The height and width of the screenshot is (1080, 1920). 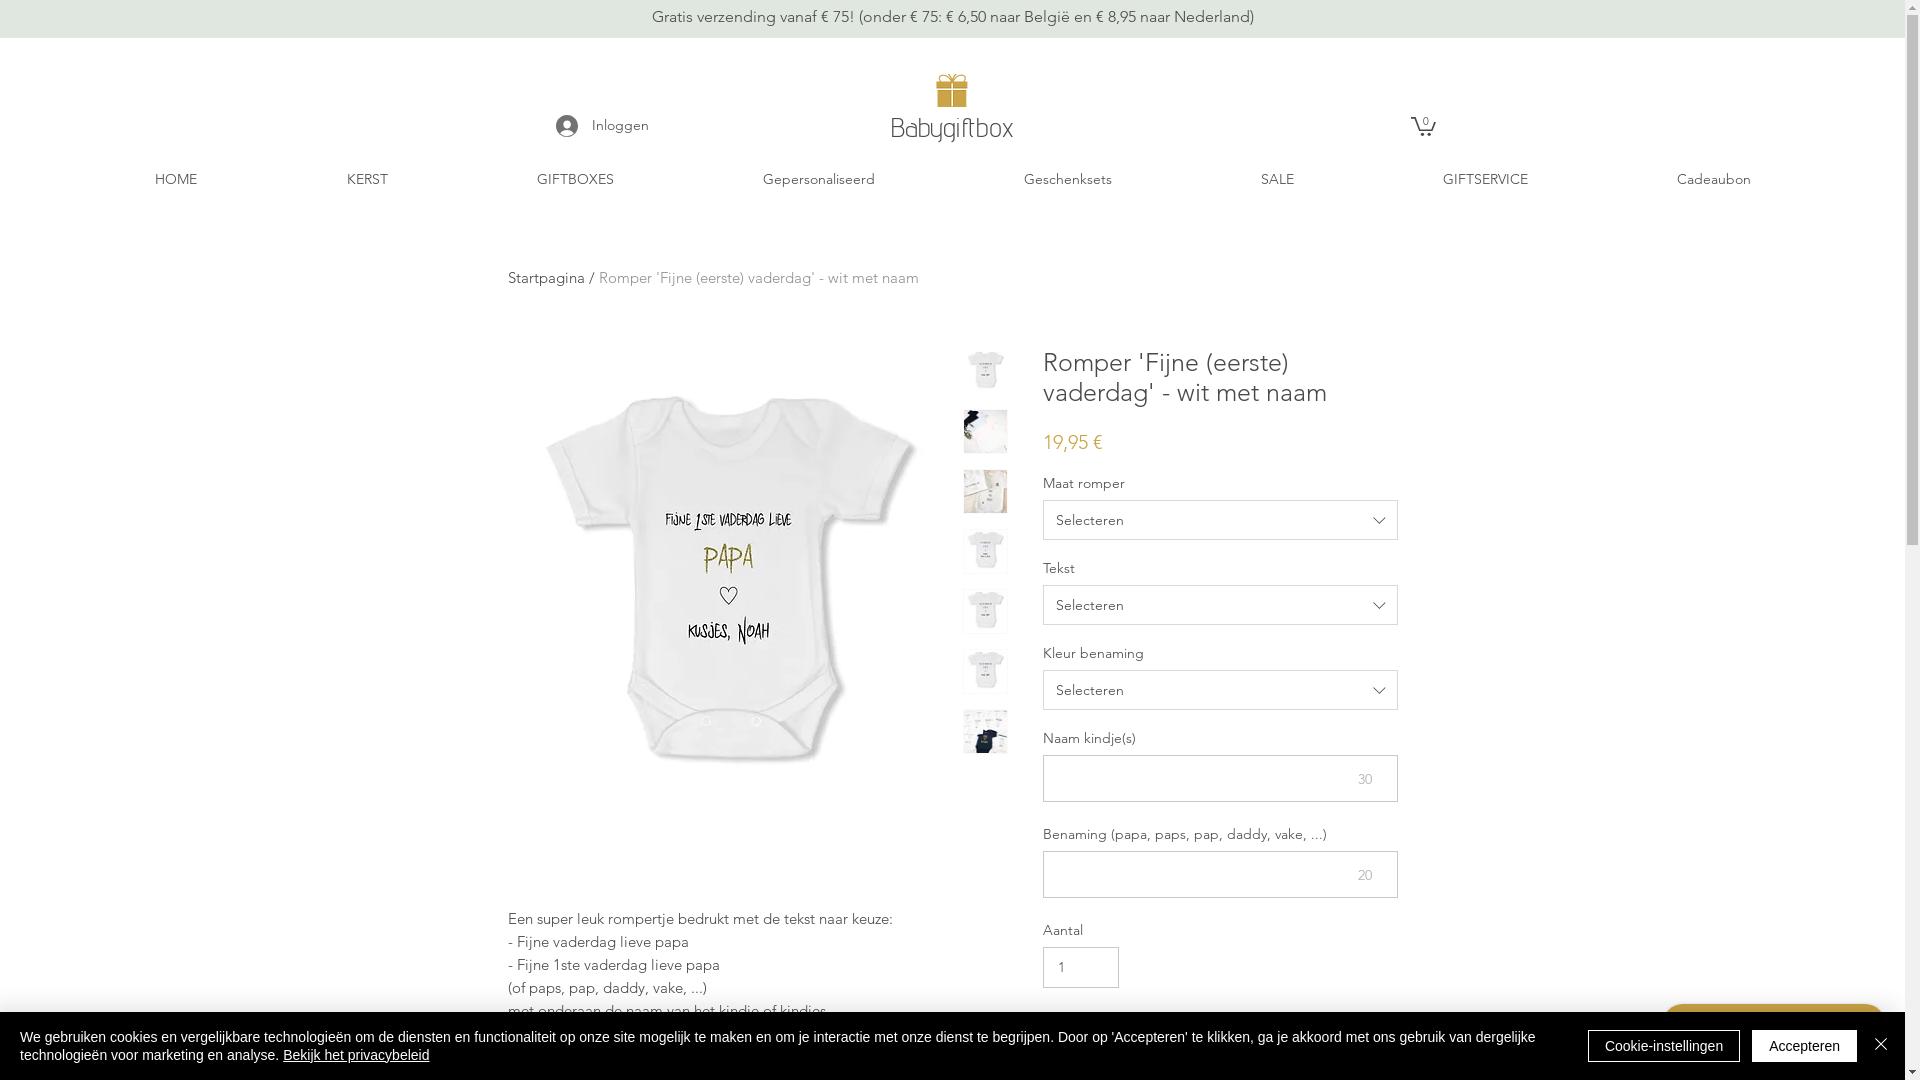 I want to click on 'Inloggen', so click(x=542, y=126).